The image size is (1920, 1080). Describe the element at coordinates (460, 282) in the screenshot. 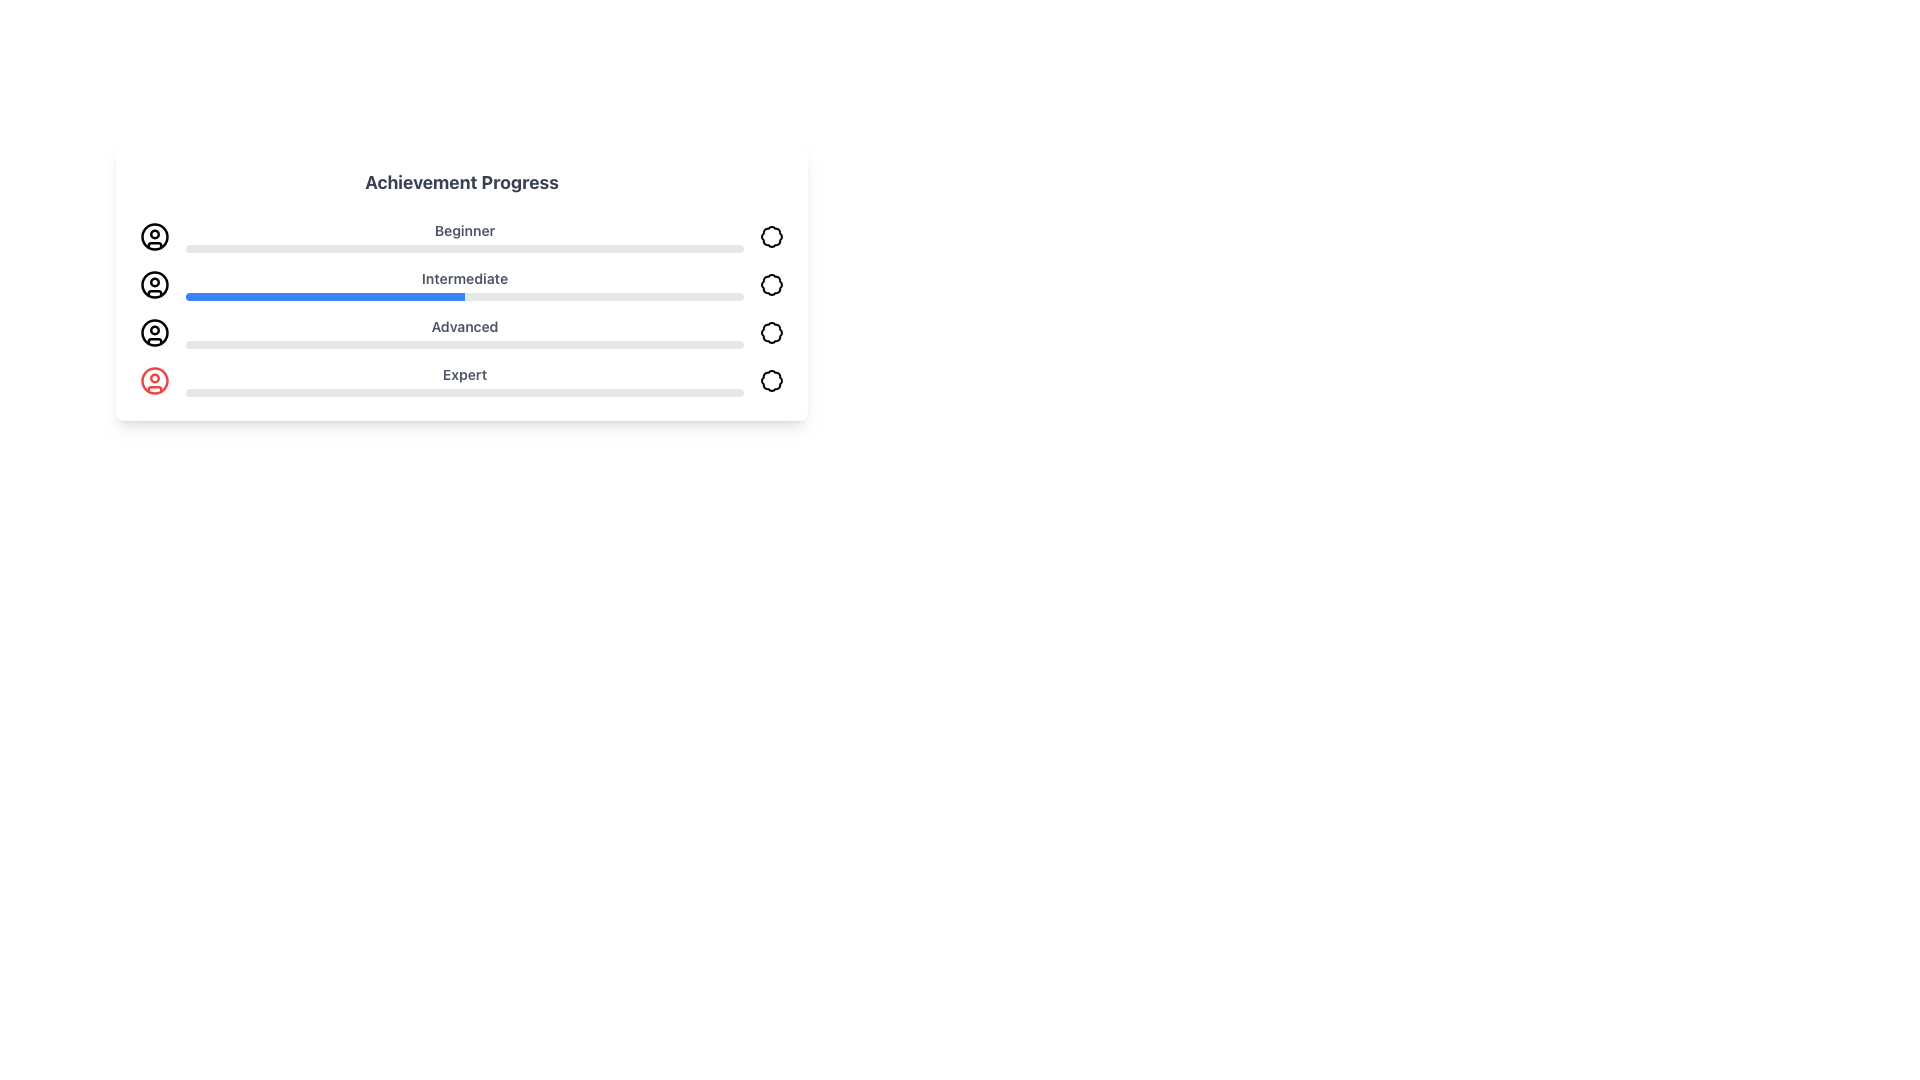

I see `the second progress bar in the 'Achievement Progress' section that visually represents the progress of an 'Intermediate' achievement` at that location.